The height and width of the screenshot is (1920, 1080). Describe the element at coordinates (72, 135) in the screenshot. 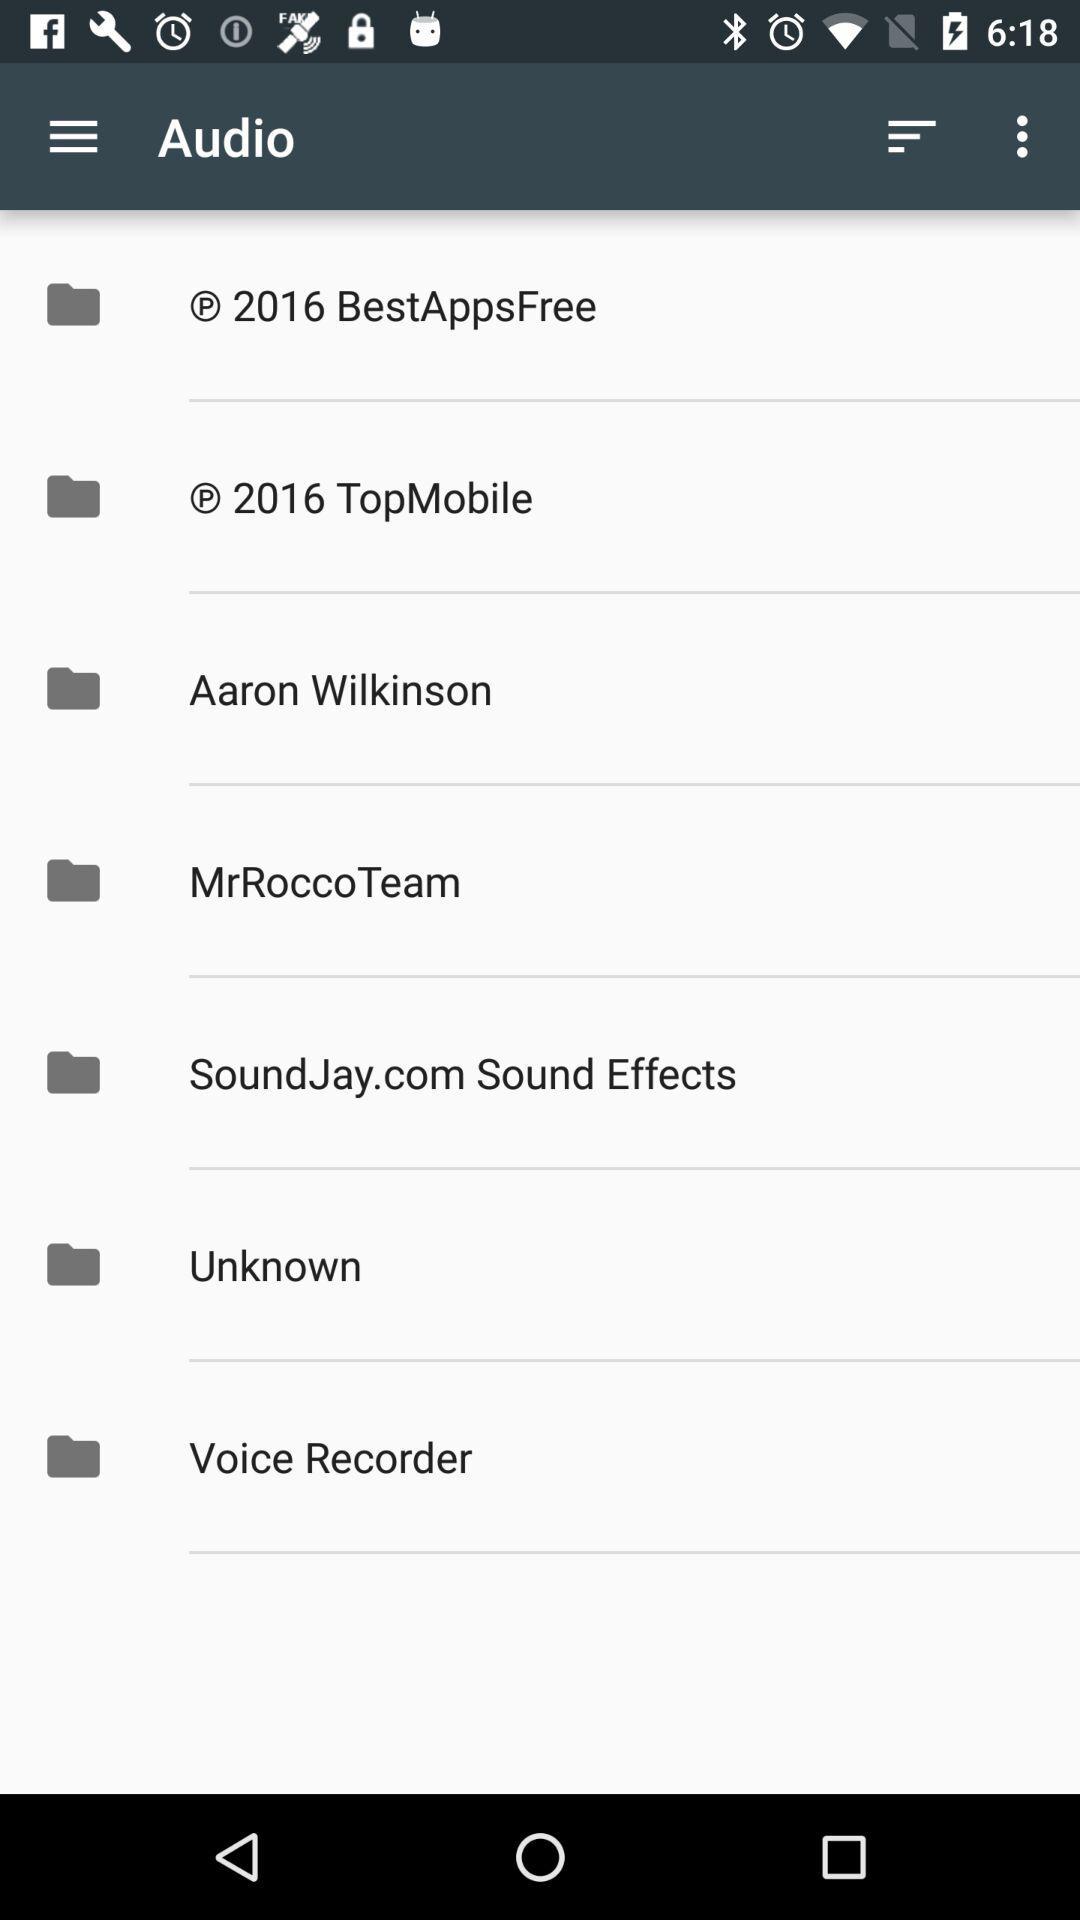

I see `the app next to audio` at that location.